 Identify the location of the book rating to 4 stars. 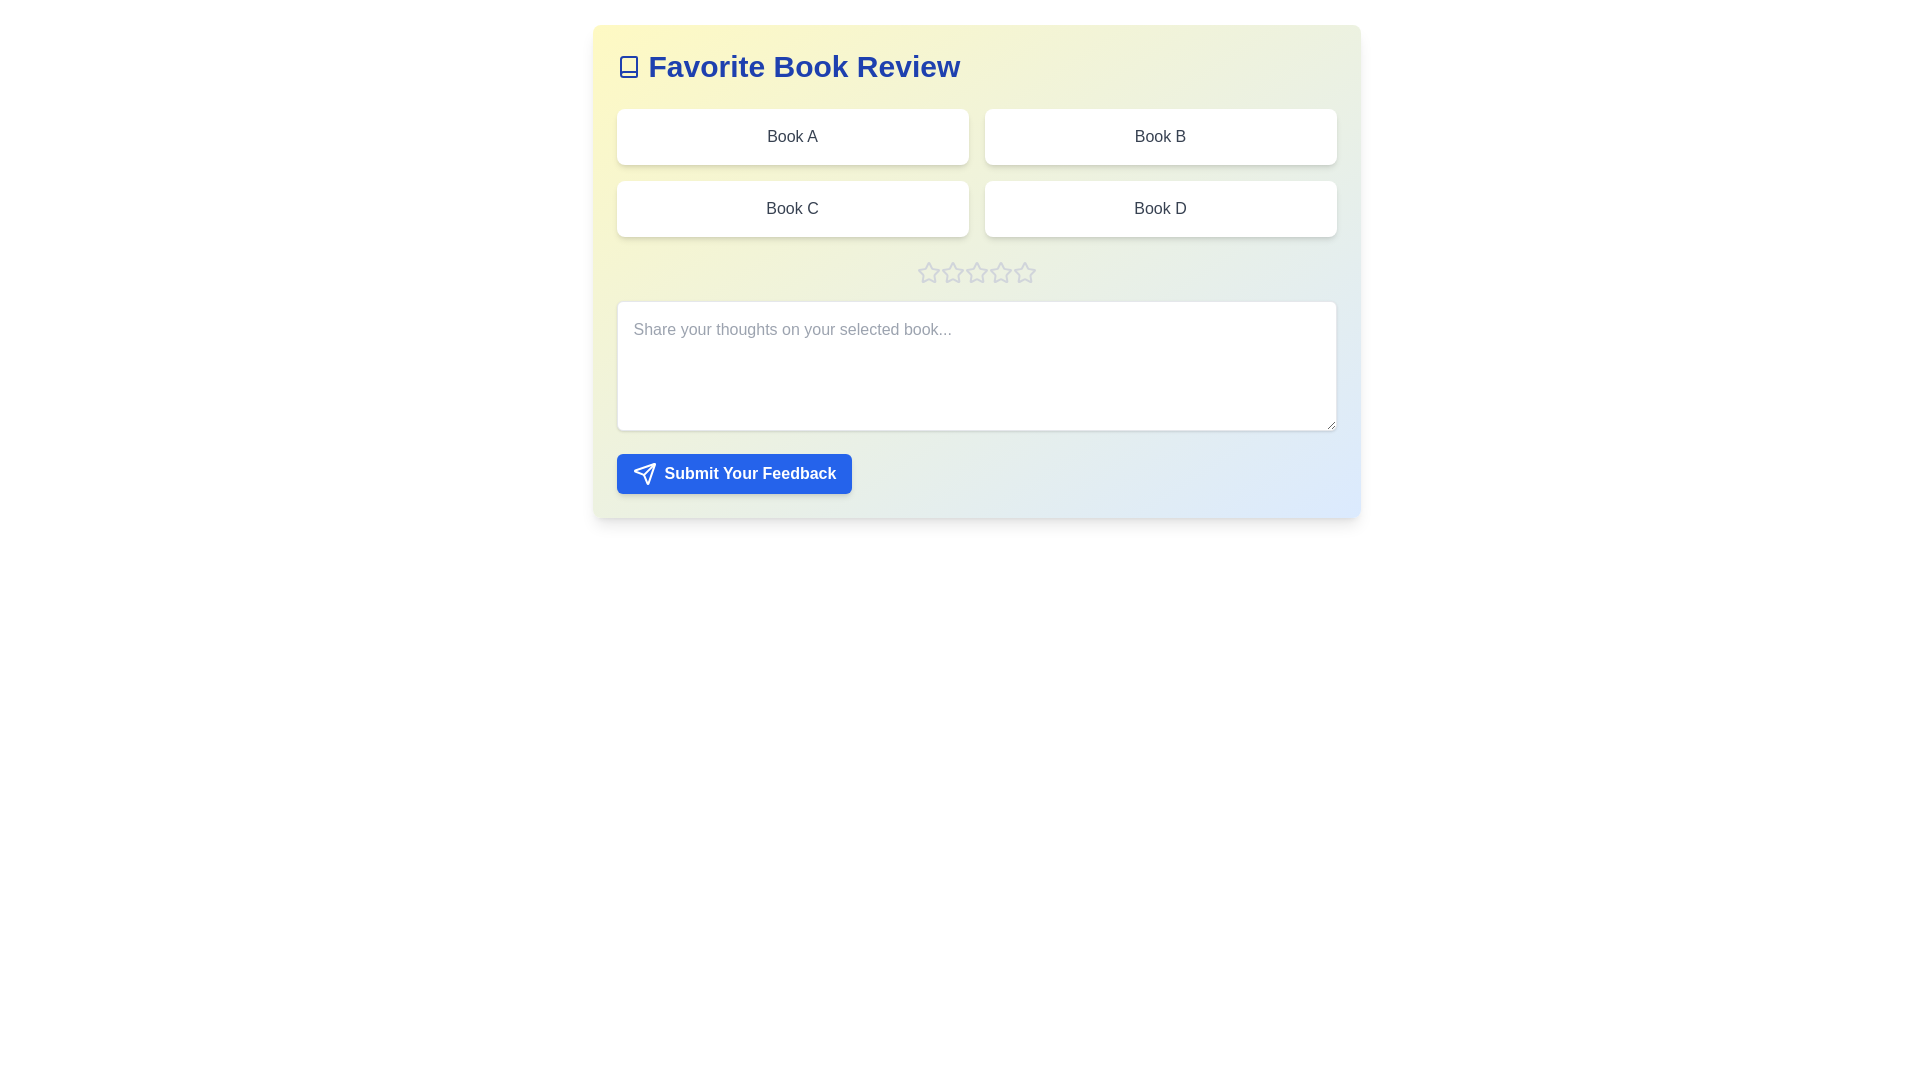
(1000, 273).